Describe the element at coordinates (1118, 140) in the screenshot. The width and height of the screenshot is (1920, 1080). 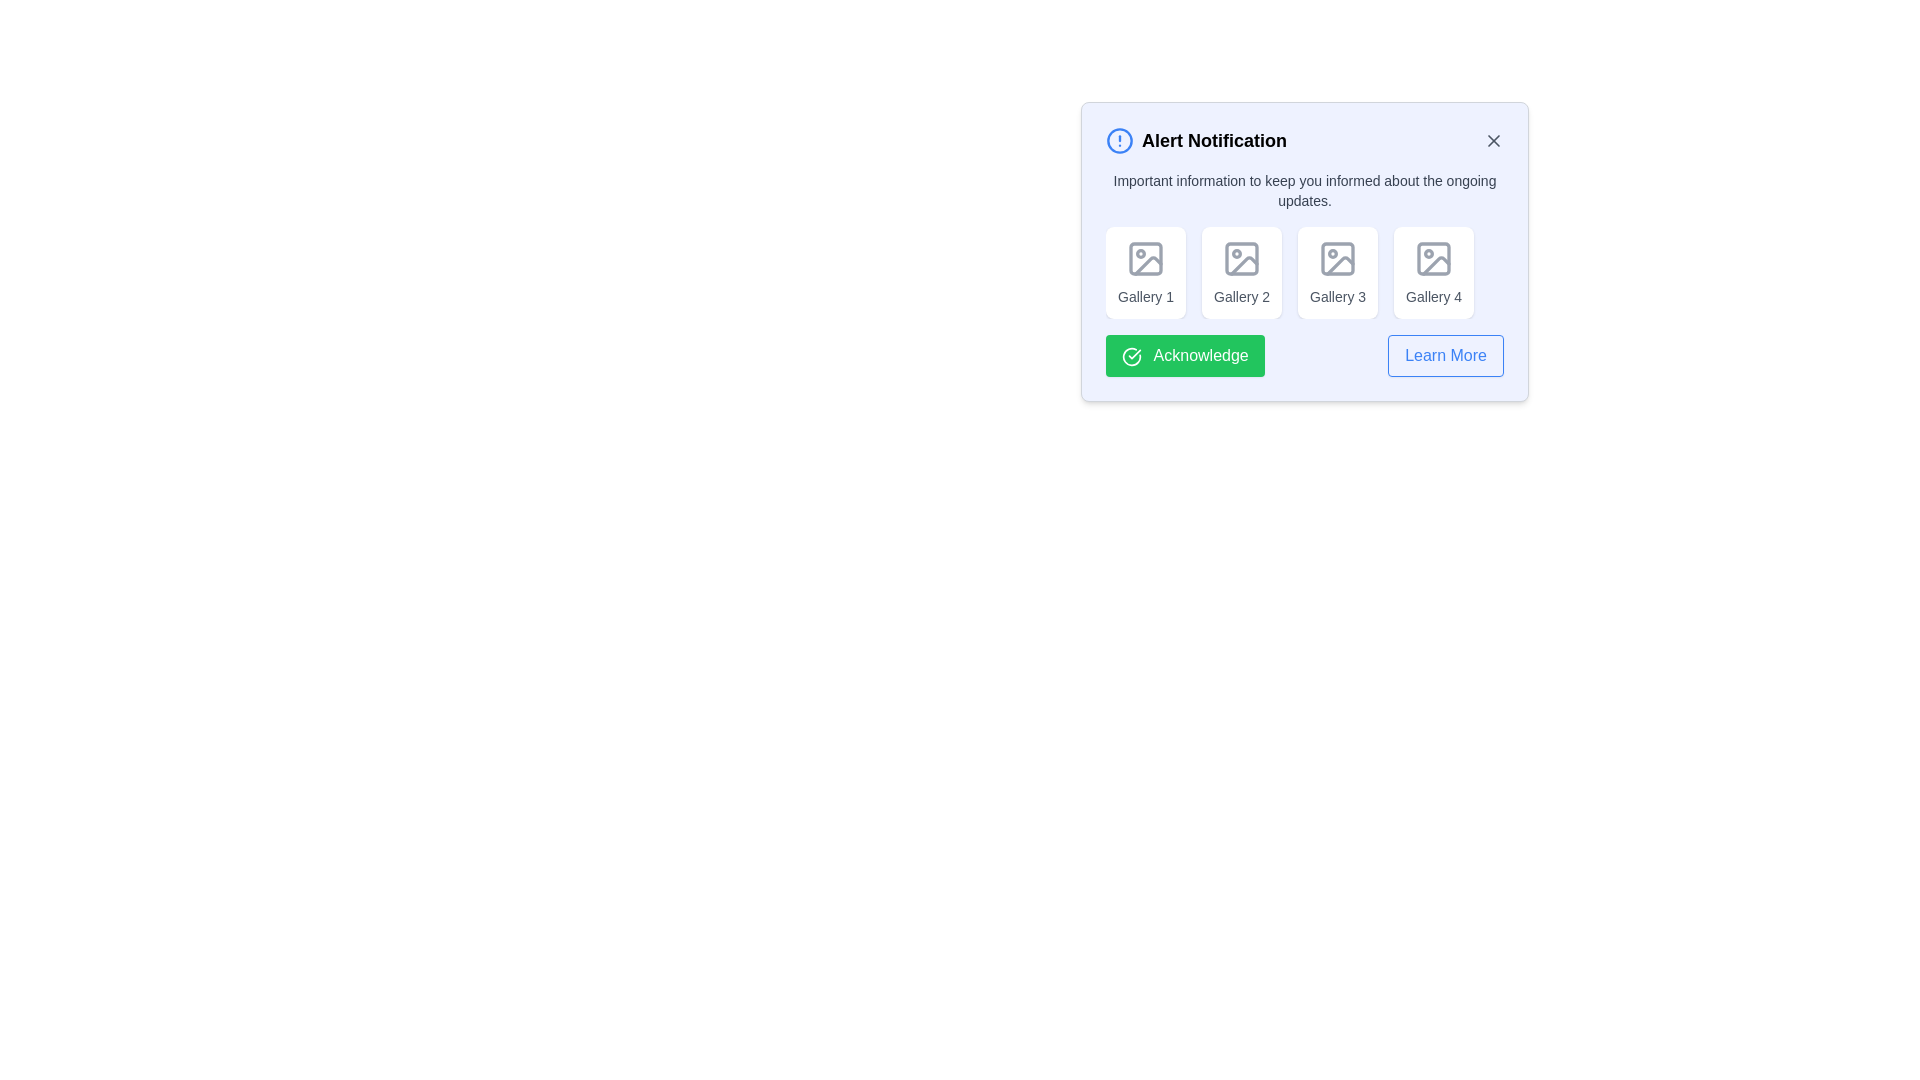
I see `the alert icon to inspect its information` at that location.